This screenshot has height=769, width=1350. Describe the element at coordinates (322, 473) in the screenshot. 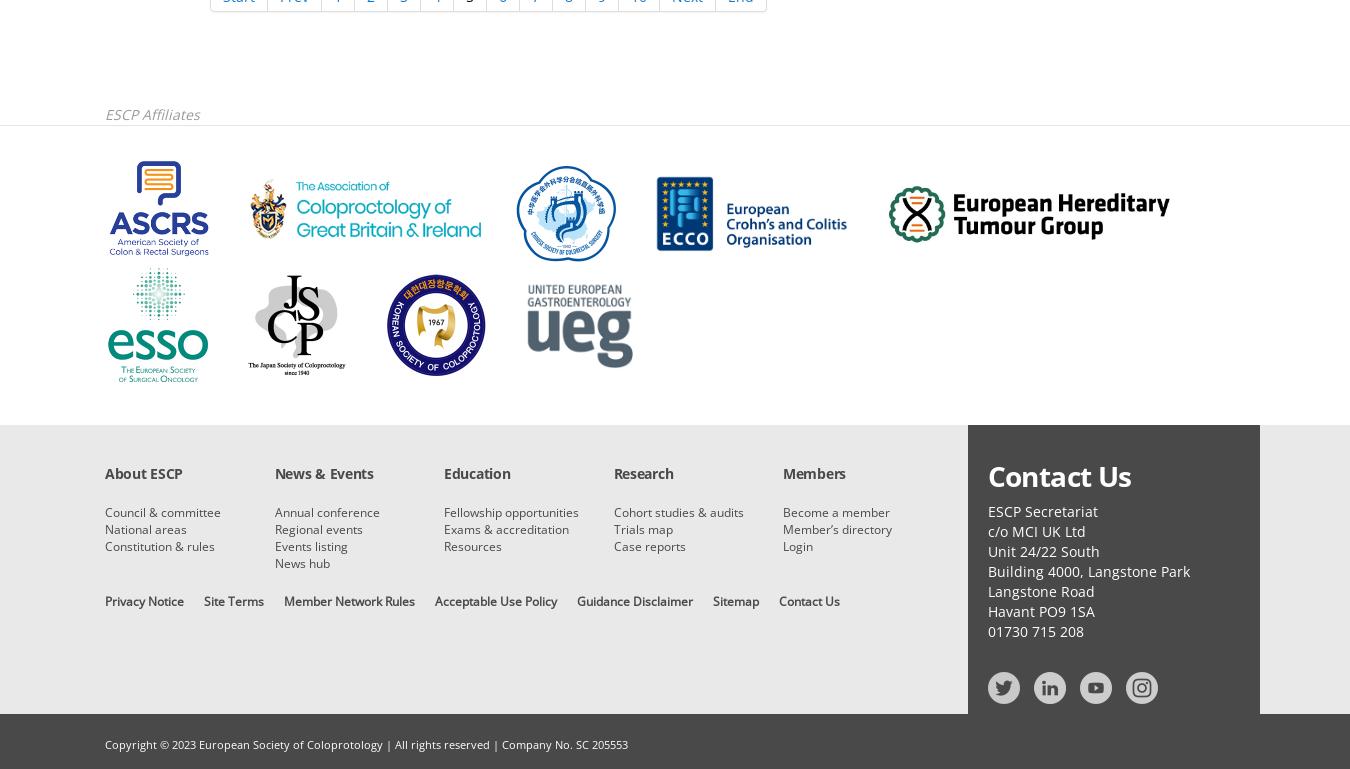

I see `'News & Events'` at that location.